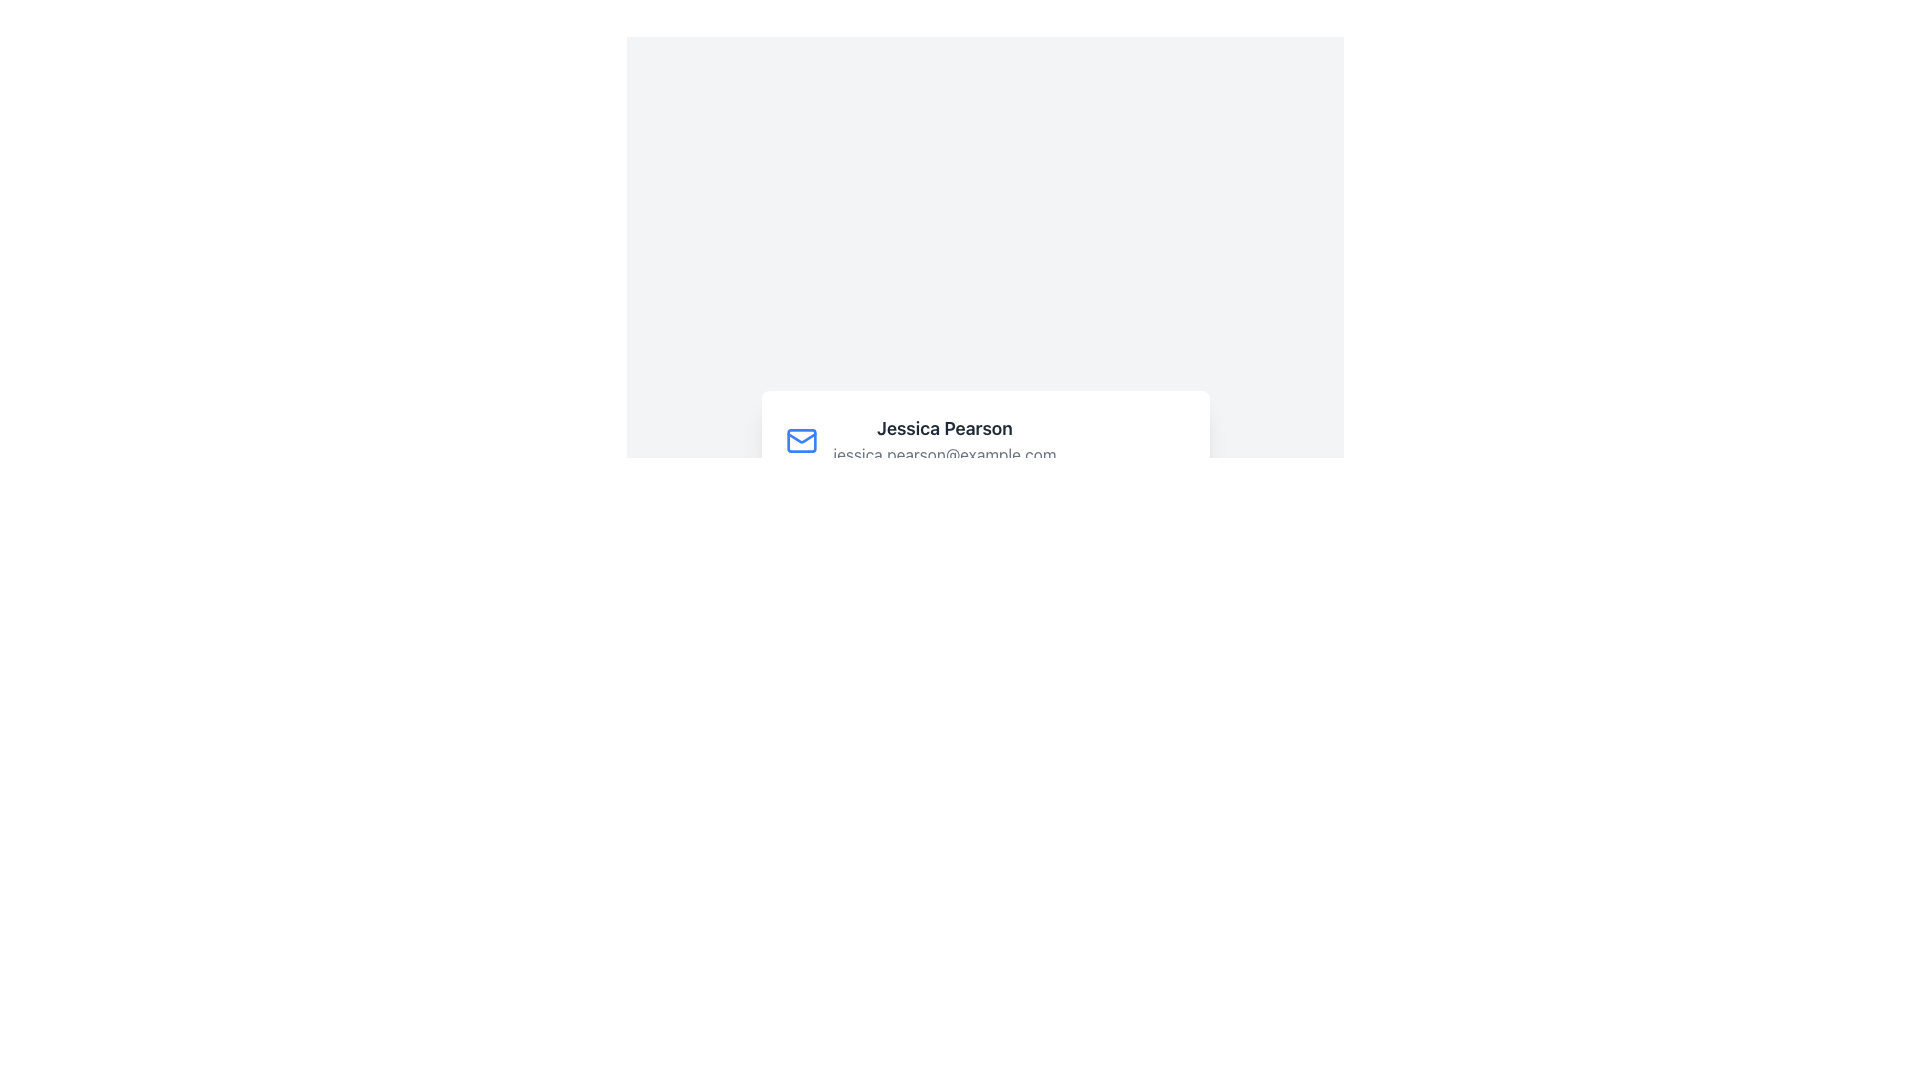  I want to click on text label displaying the email address 'jessica.pearson@example.com', which is positioned below the name 'Jessica Pearson' and aligned to the left with an envelope icon on its left, so click(944, 454).